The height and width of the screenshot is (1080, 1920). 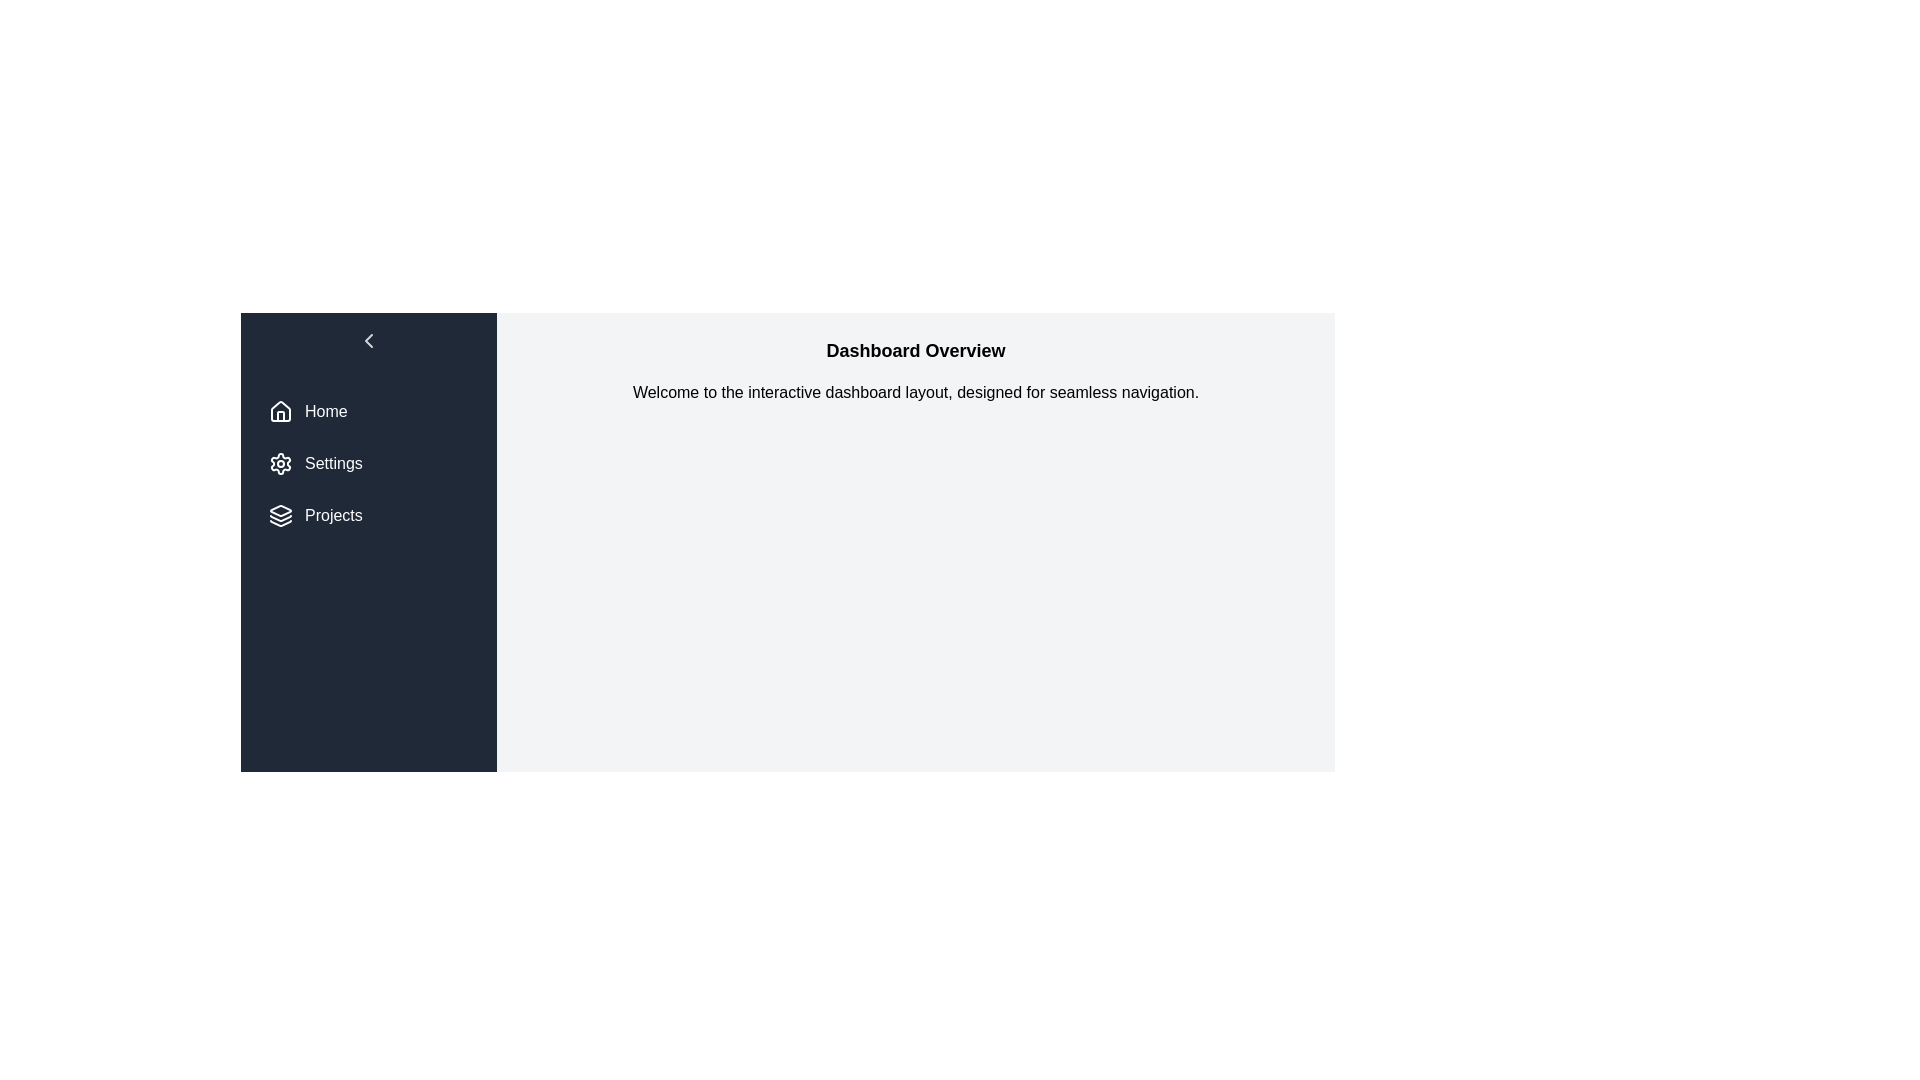 What do you see at coordinates (369, 343) in the screenshot?
I see `the Icon button (left arrow) located at the topmost area of the sidebar` at bounding box center [369, 343].